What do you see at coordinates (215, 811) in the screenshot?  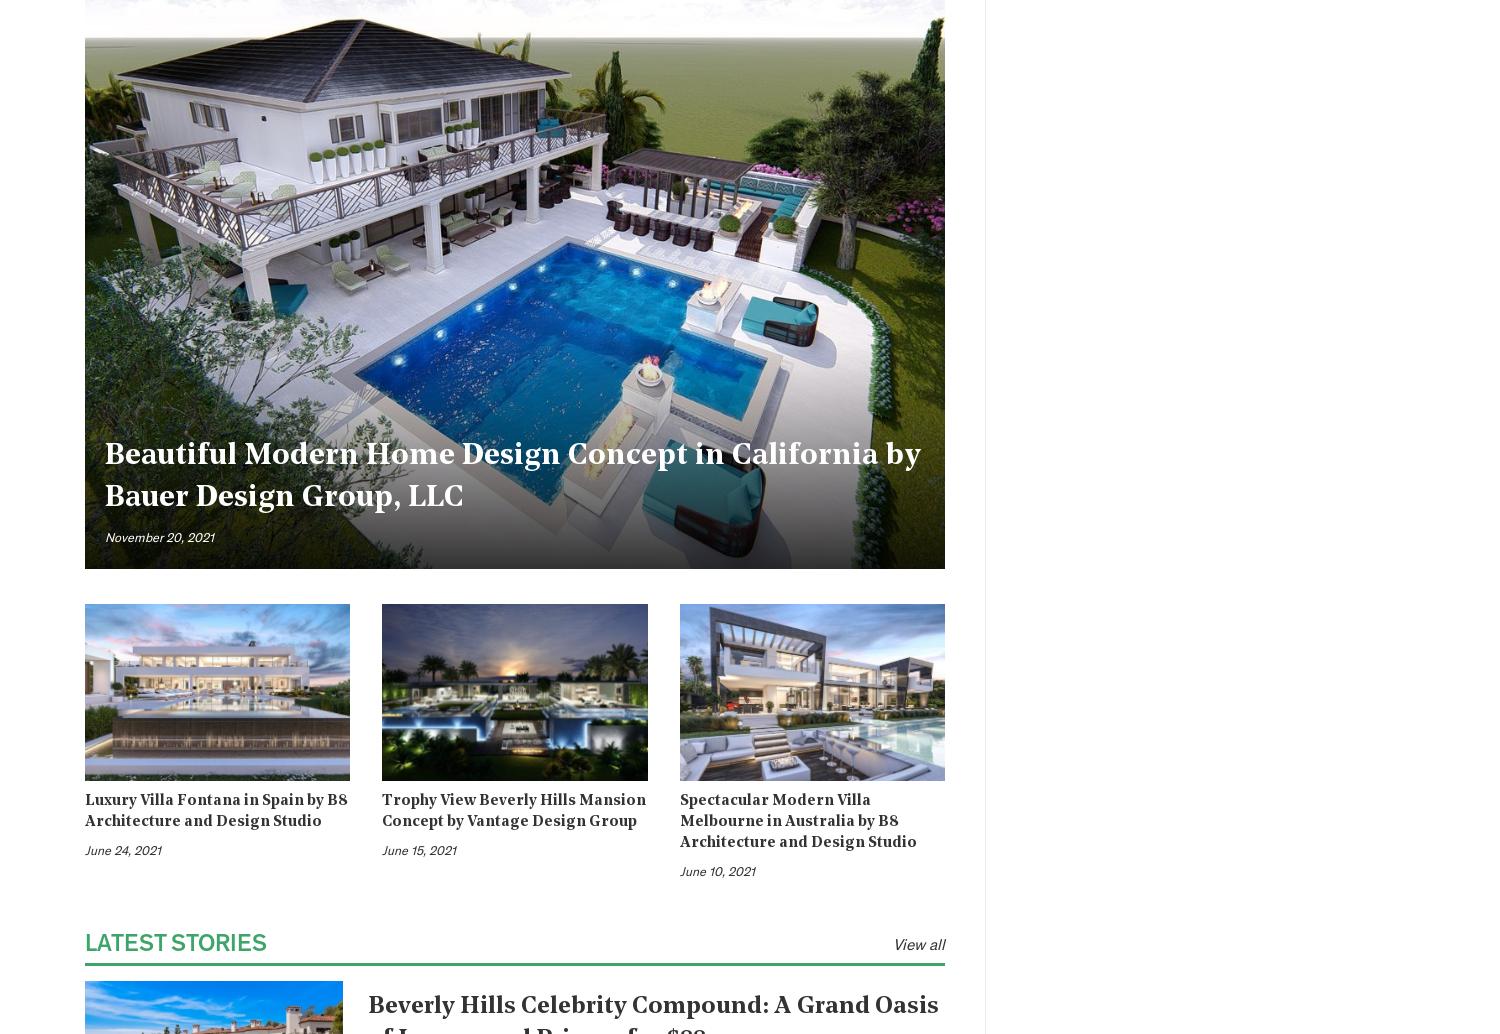 I see `'Luxury Villa Fontana in Spain by B8 Architecture and Design Studio'` at bounding box center [215, 811].